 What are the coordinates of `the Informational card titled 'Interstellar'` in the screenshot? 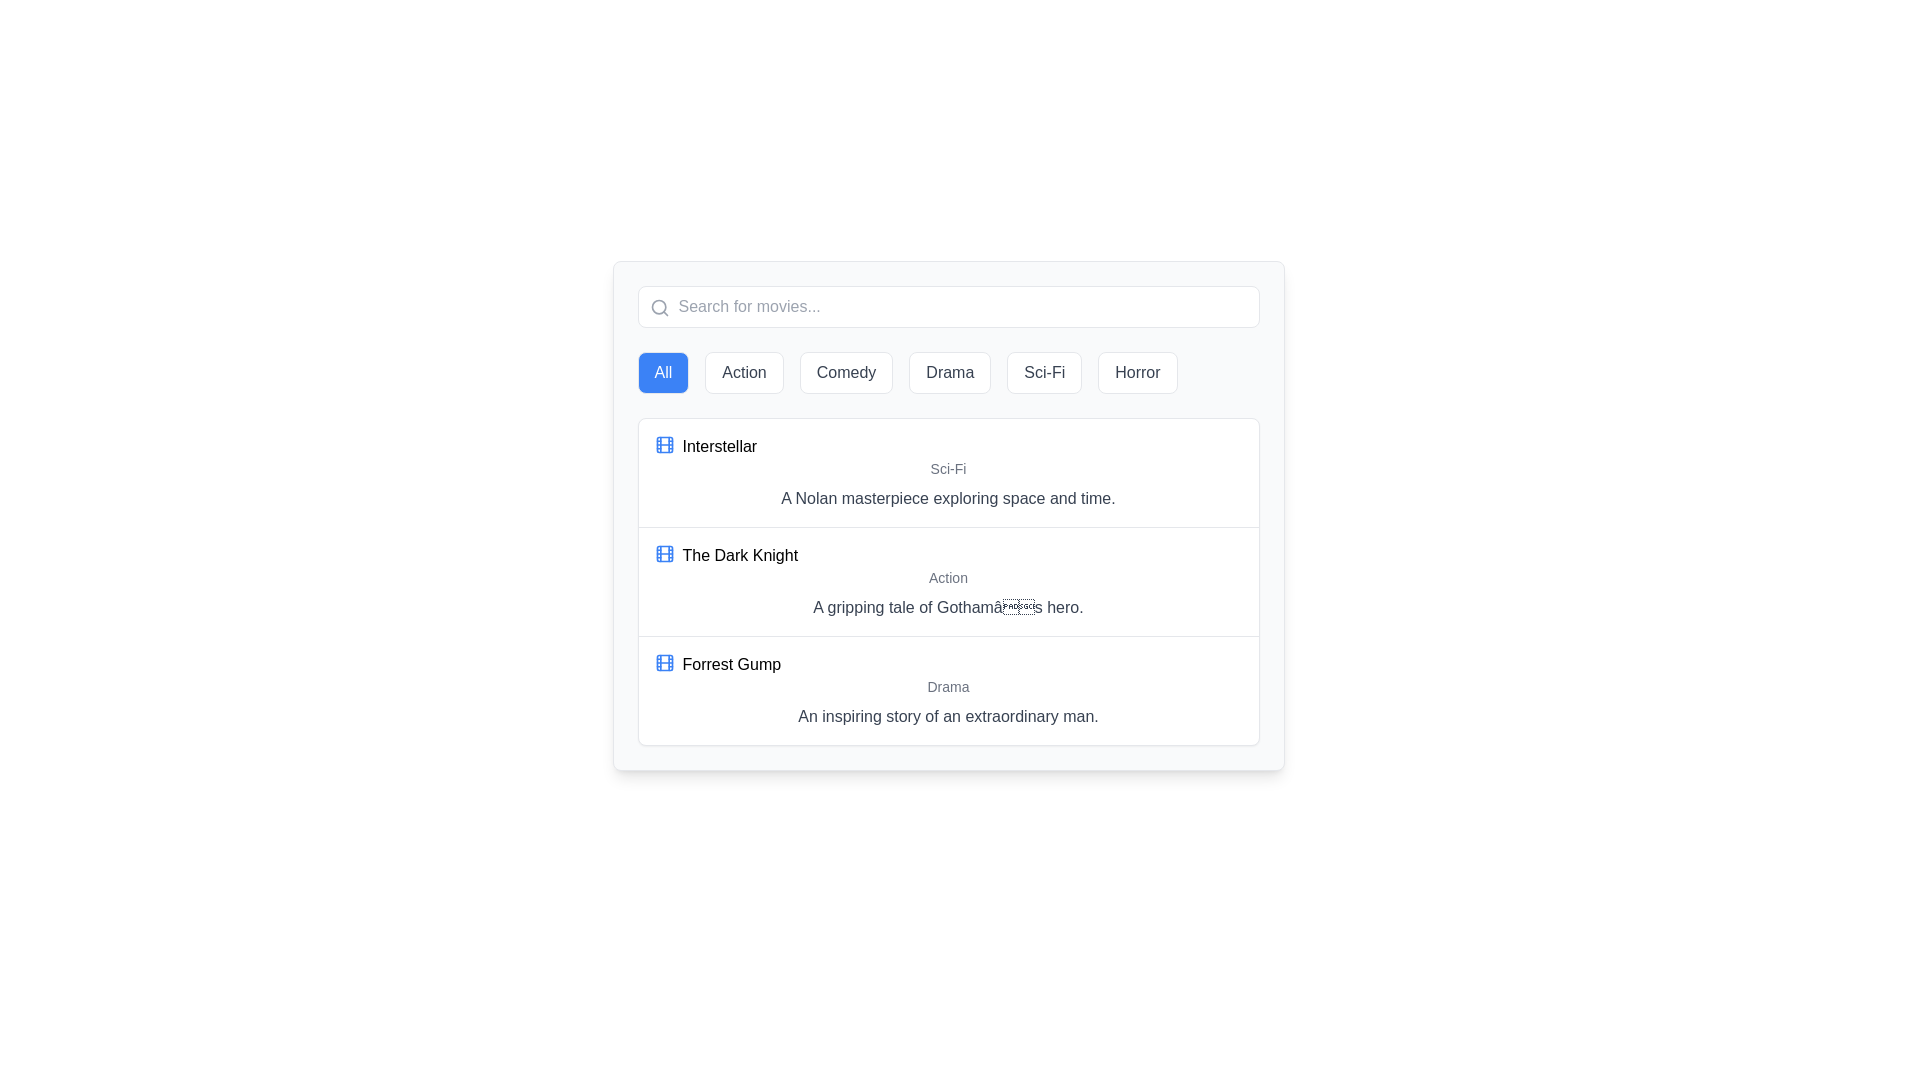 It's located at (947, 515).